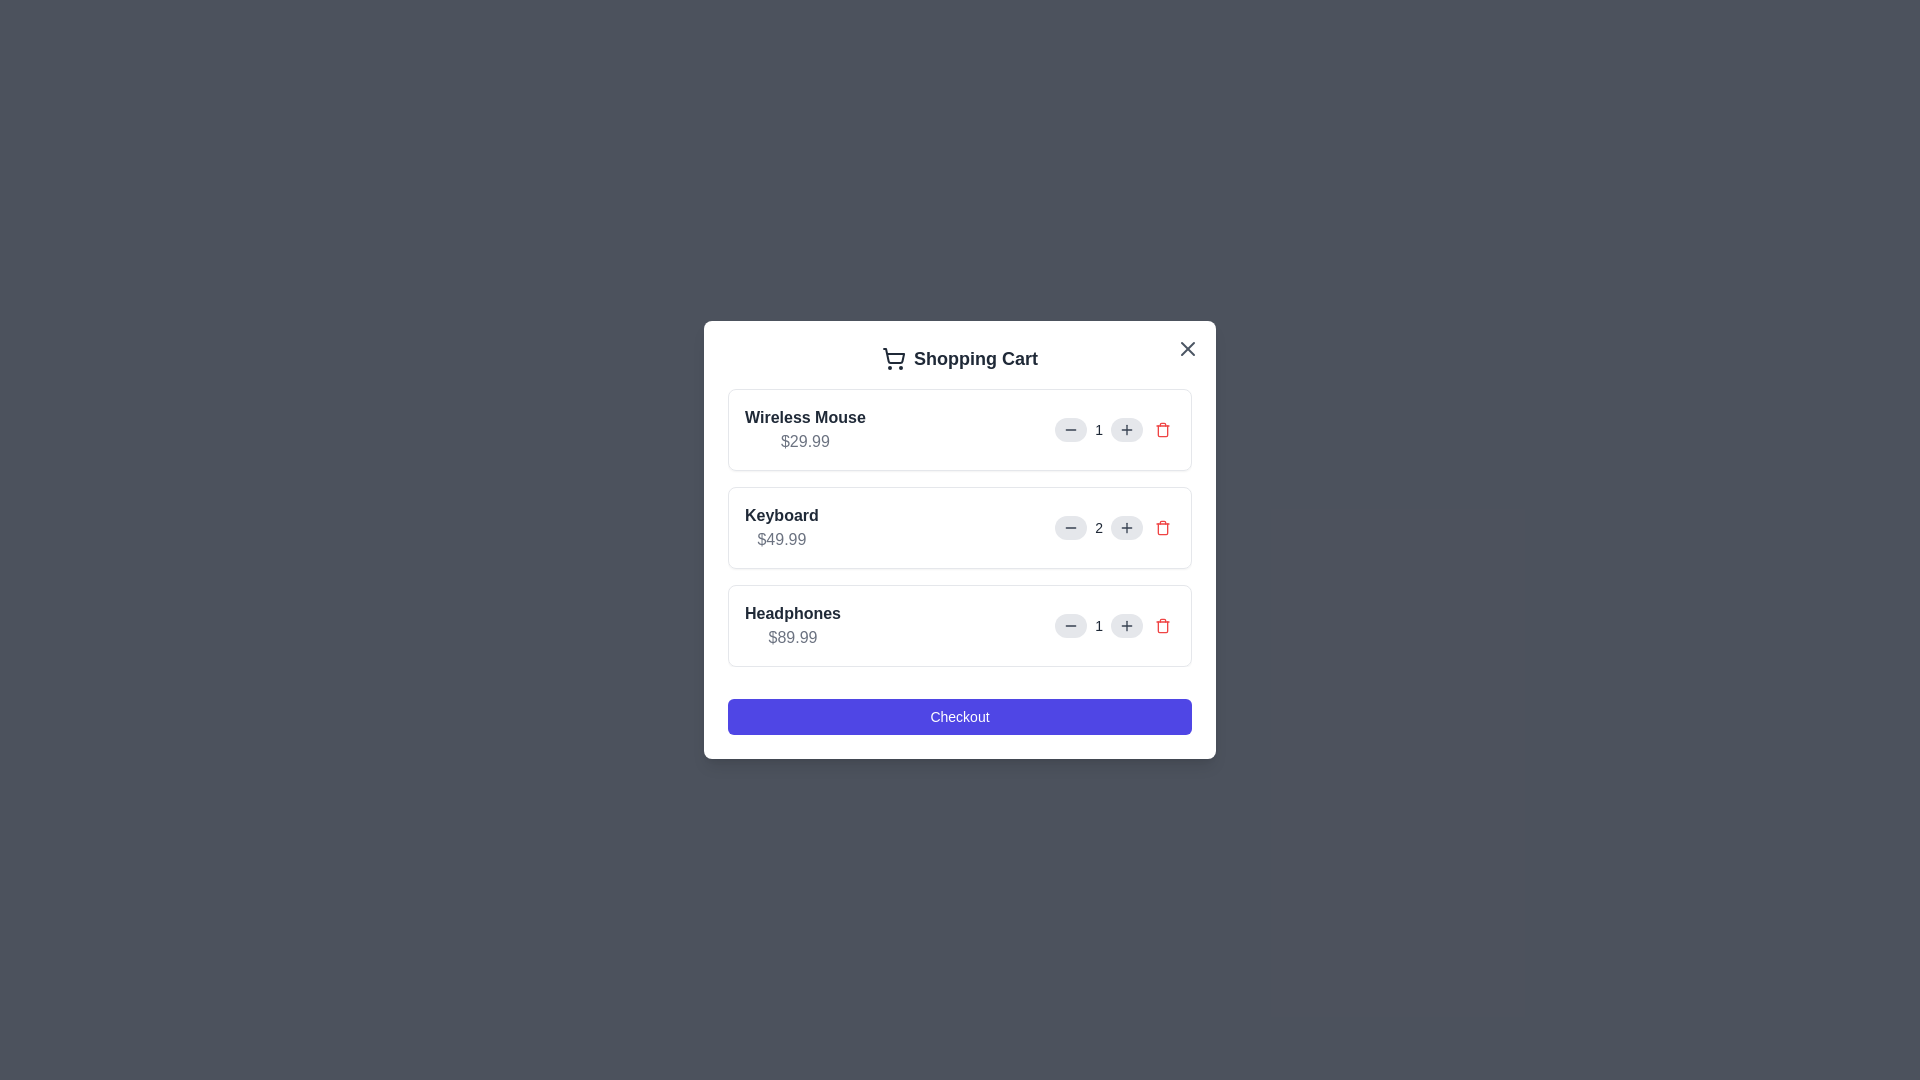  I want to click on current quantity displayed in the shopping cart, which is indicated by the numeral between the decrement '-' and increment '+' buttons, so click(1098, 527).